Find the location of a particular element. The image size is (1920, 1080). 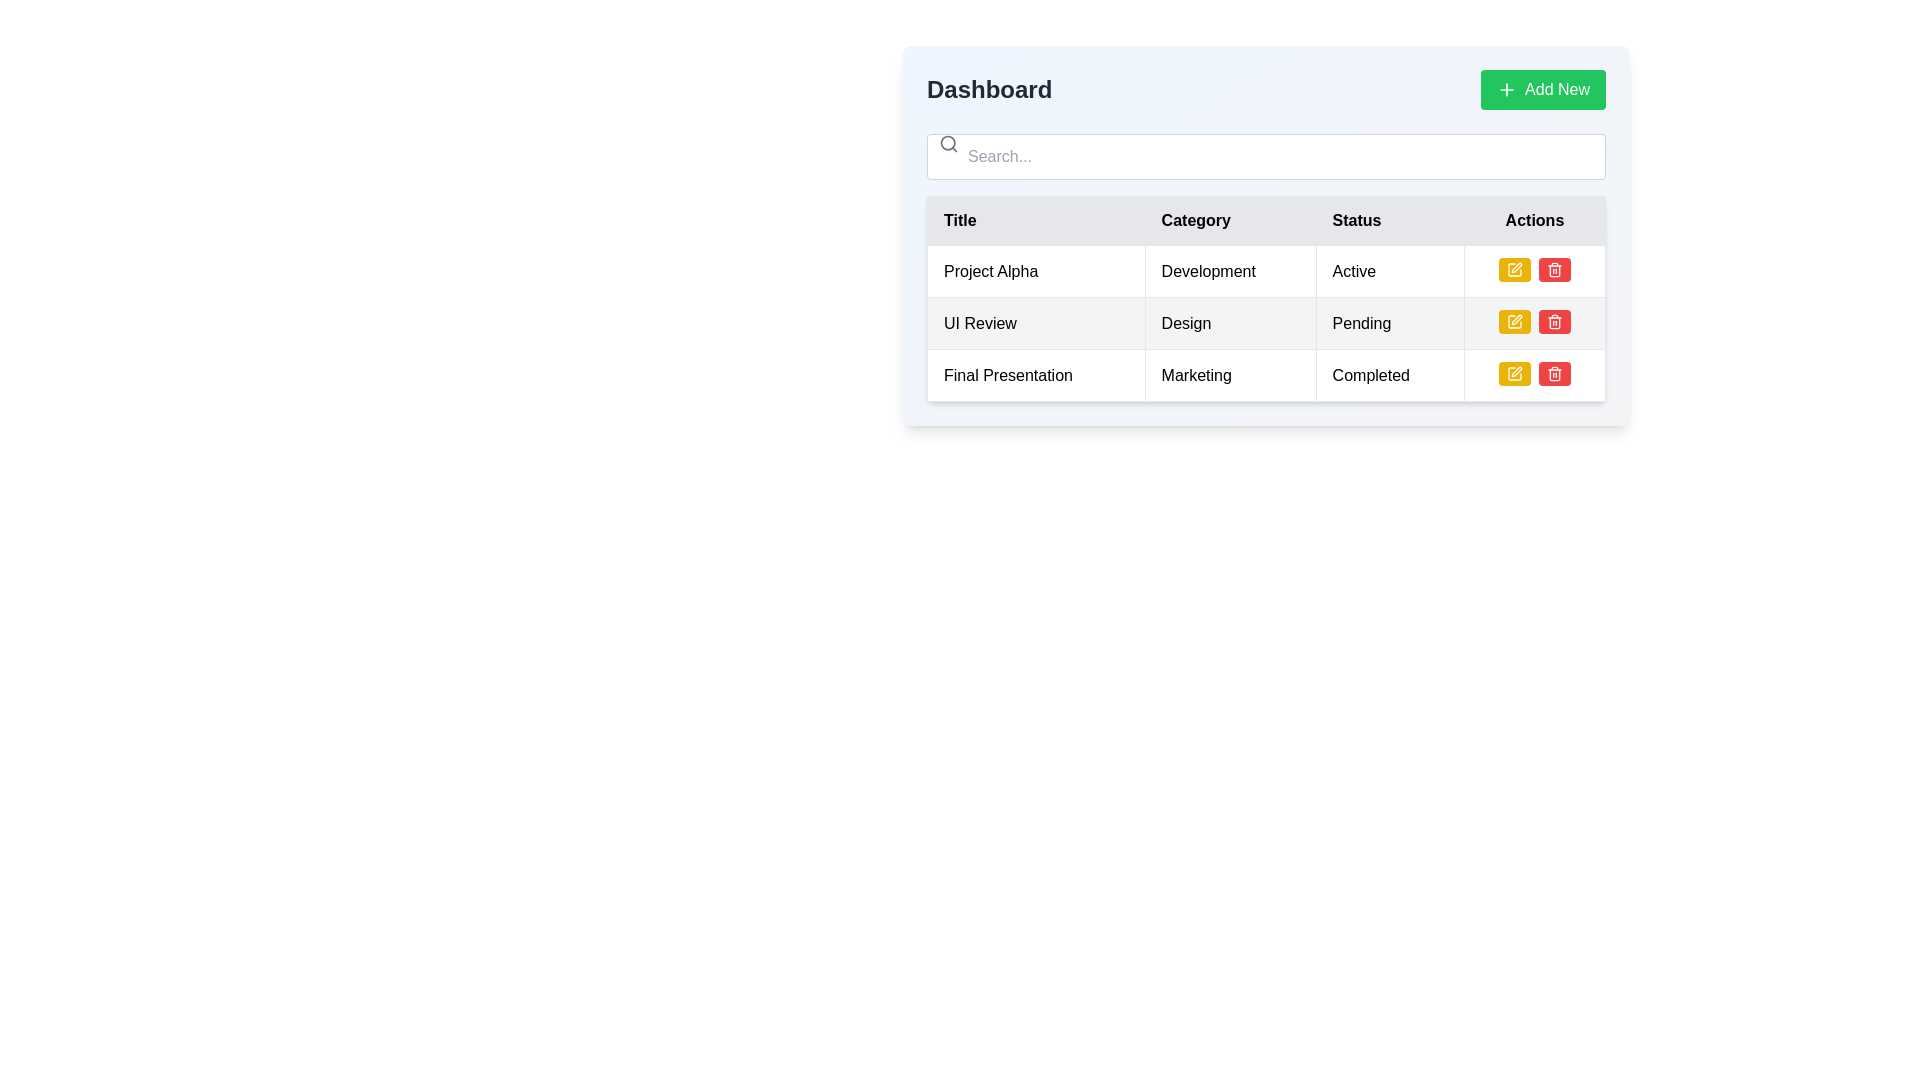

the edit button in the Button group for the 'Project Alpha' entry in the Actions column of the table, located to the right of the 'Status' value 'Active' is located at coordinates (1534, 271).